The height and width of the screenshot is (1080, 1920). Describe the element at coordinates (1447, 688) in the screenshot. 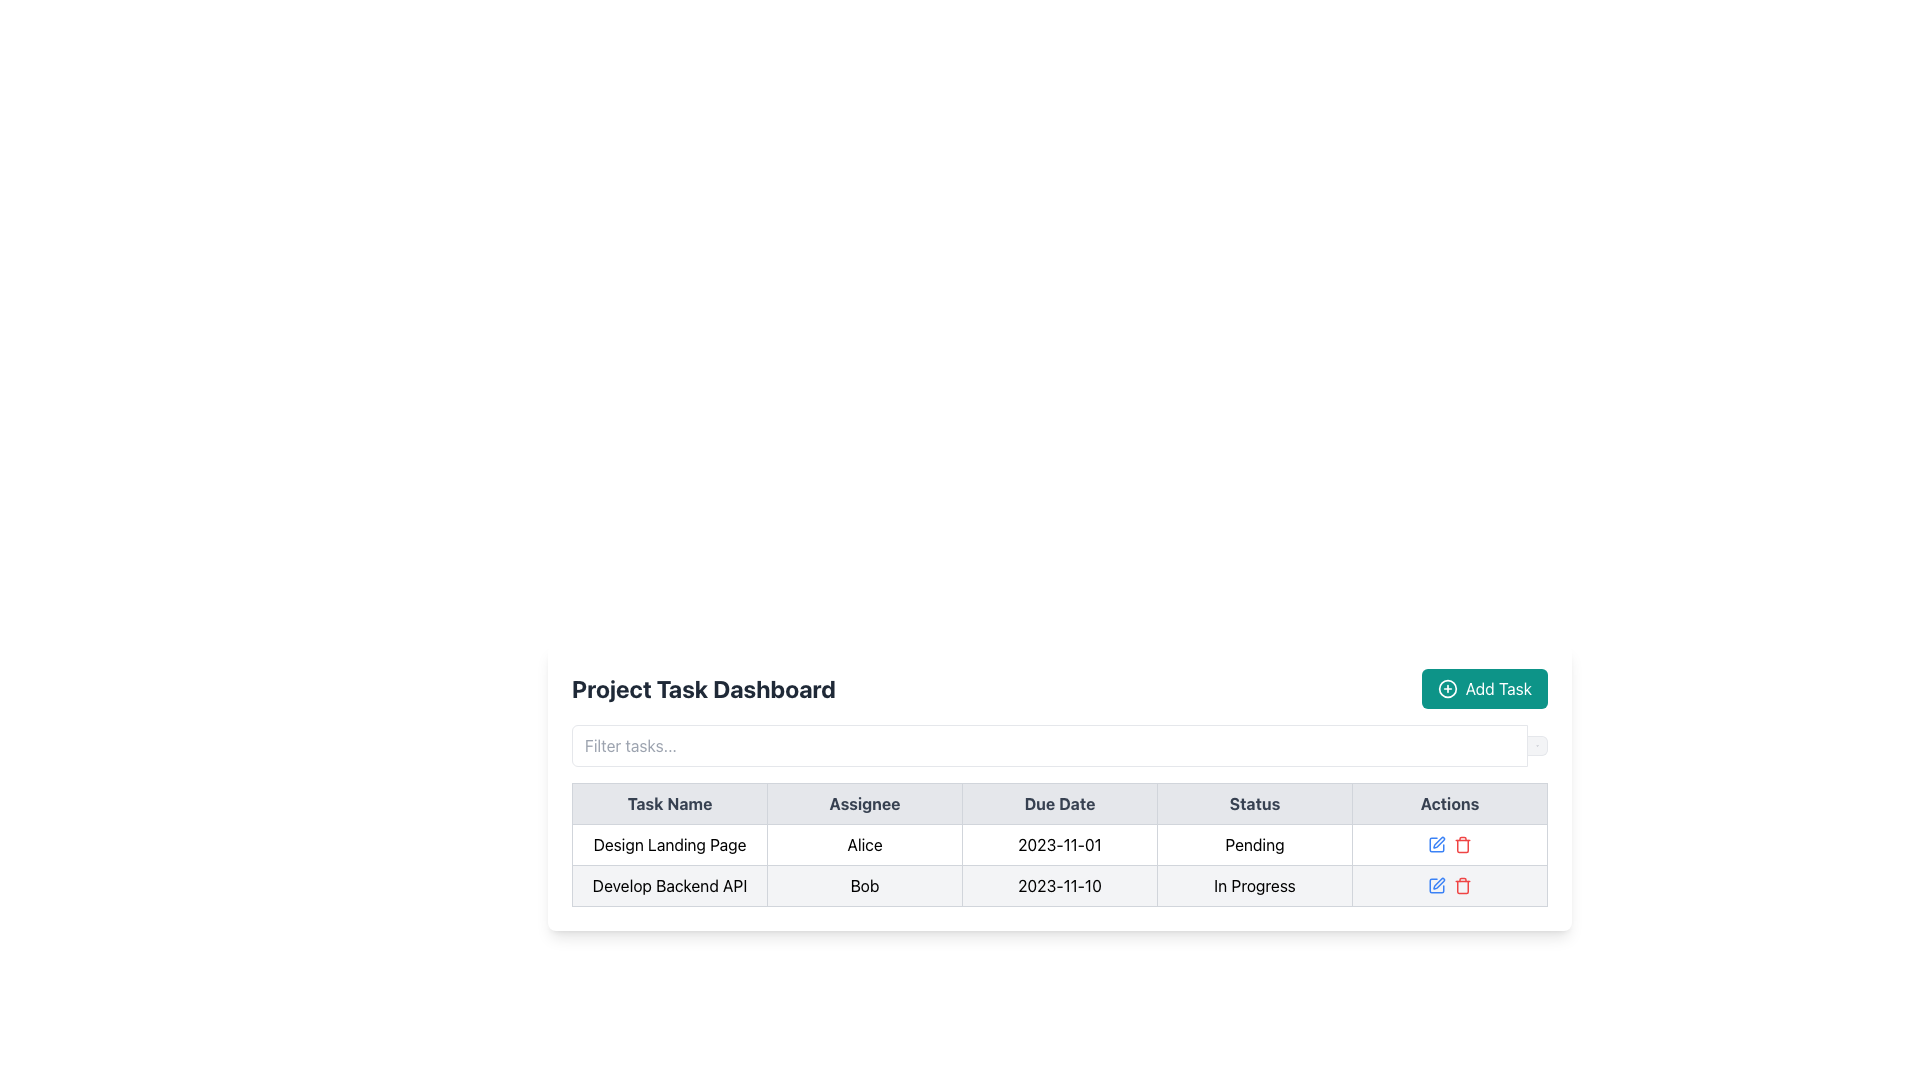

I see `the circular '+' icon with a white stroke on a teal background, located on the left of the 'Add Task' button in the top-right corner of the task dashboard` at that location.